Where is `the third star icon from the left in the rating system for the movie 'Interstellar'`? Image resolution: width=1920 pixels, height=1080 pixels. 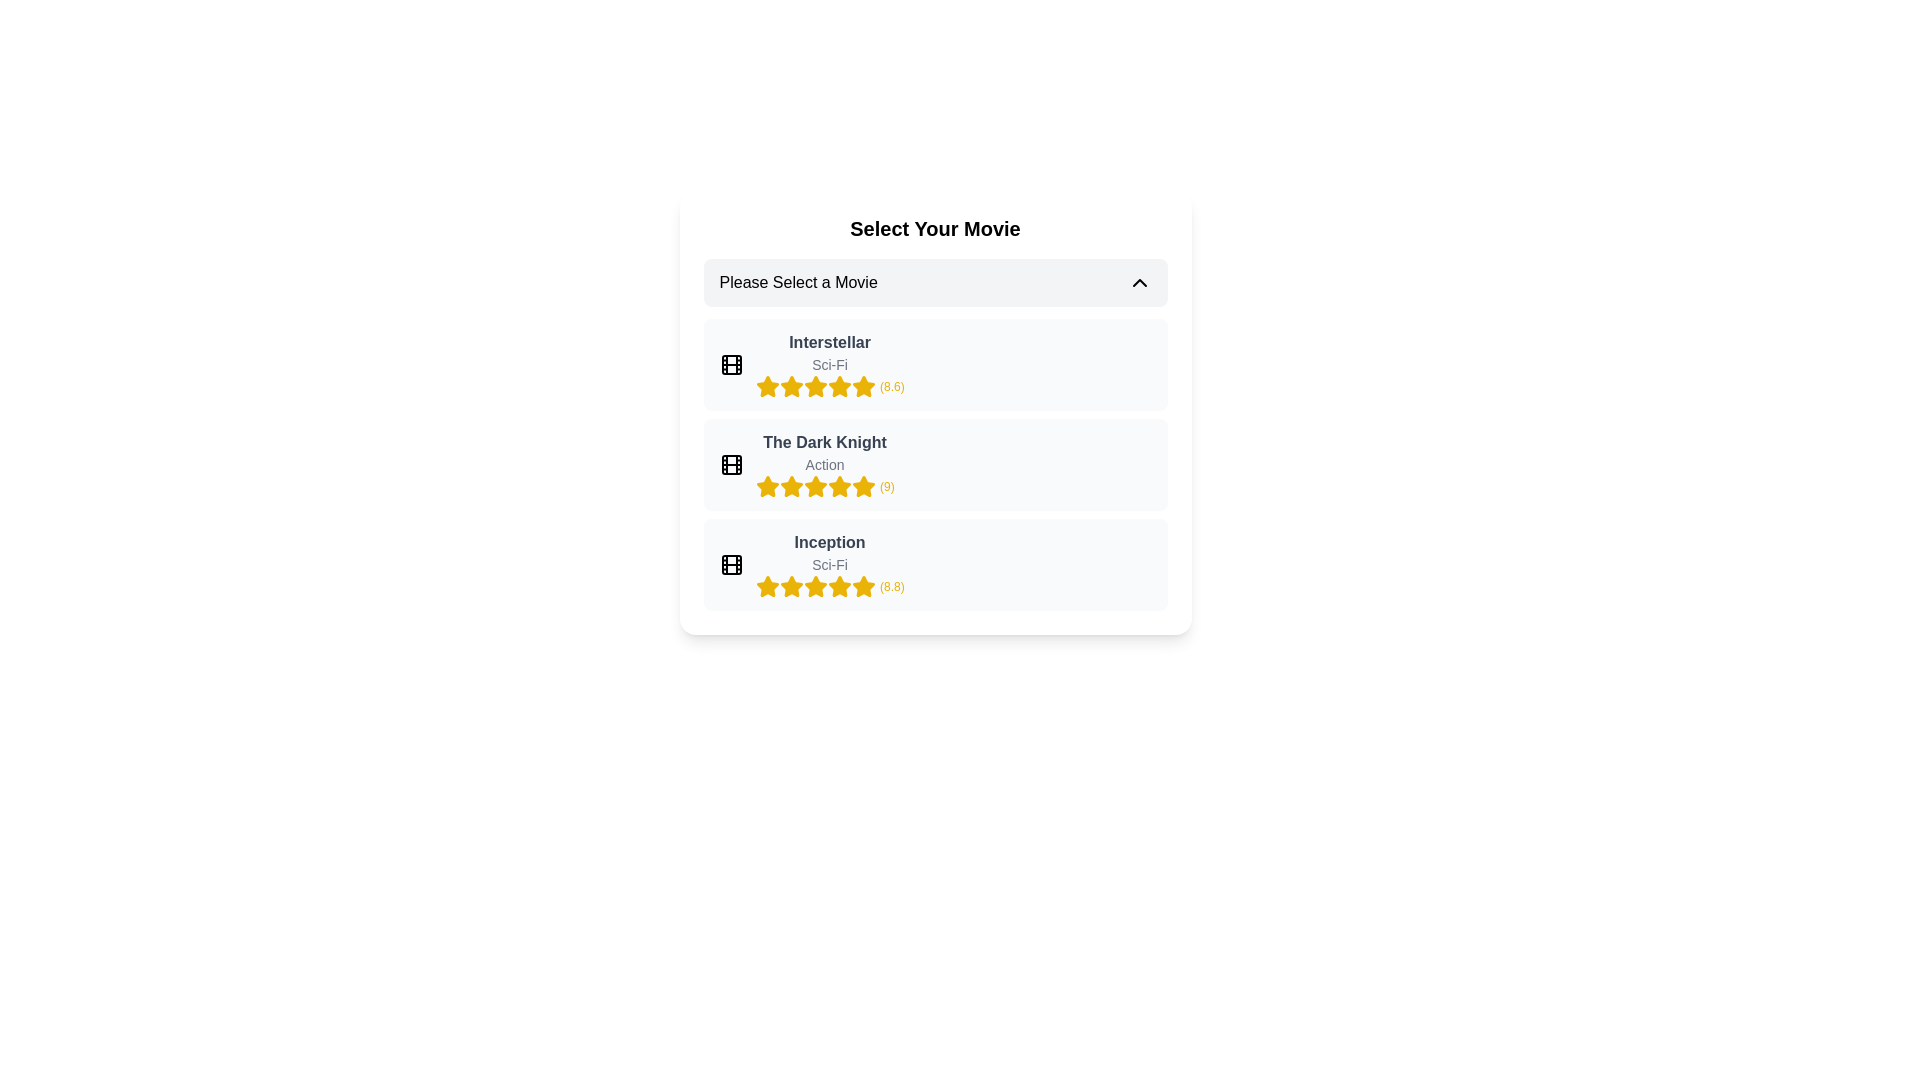
the third star icon from the left in the rating system for the movie 'Interstellar' is located at coordinates (863, 386).